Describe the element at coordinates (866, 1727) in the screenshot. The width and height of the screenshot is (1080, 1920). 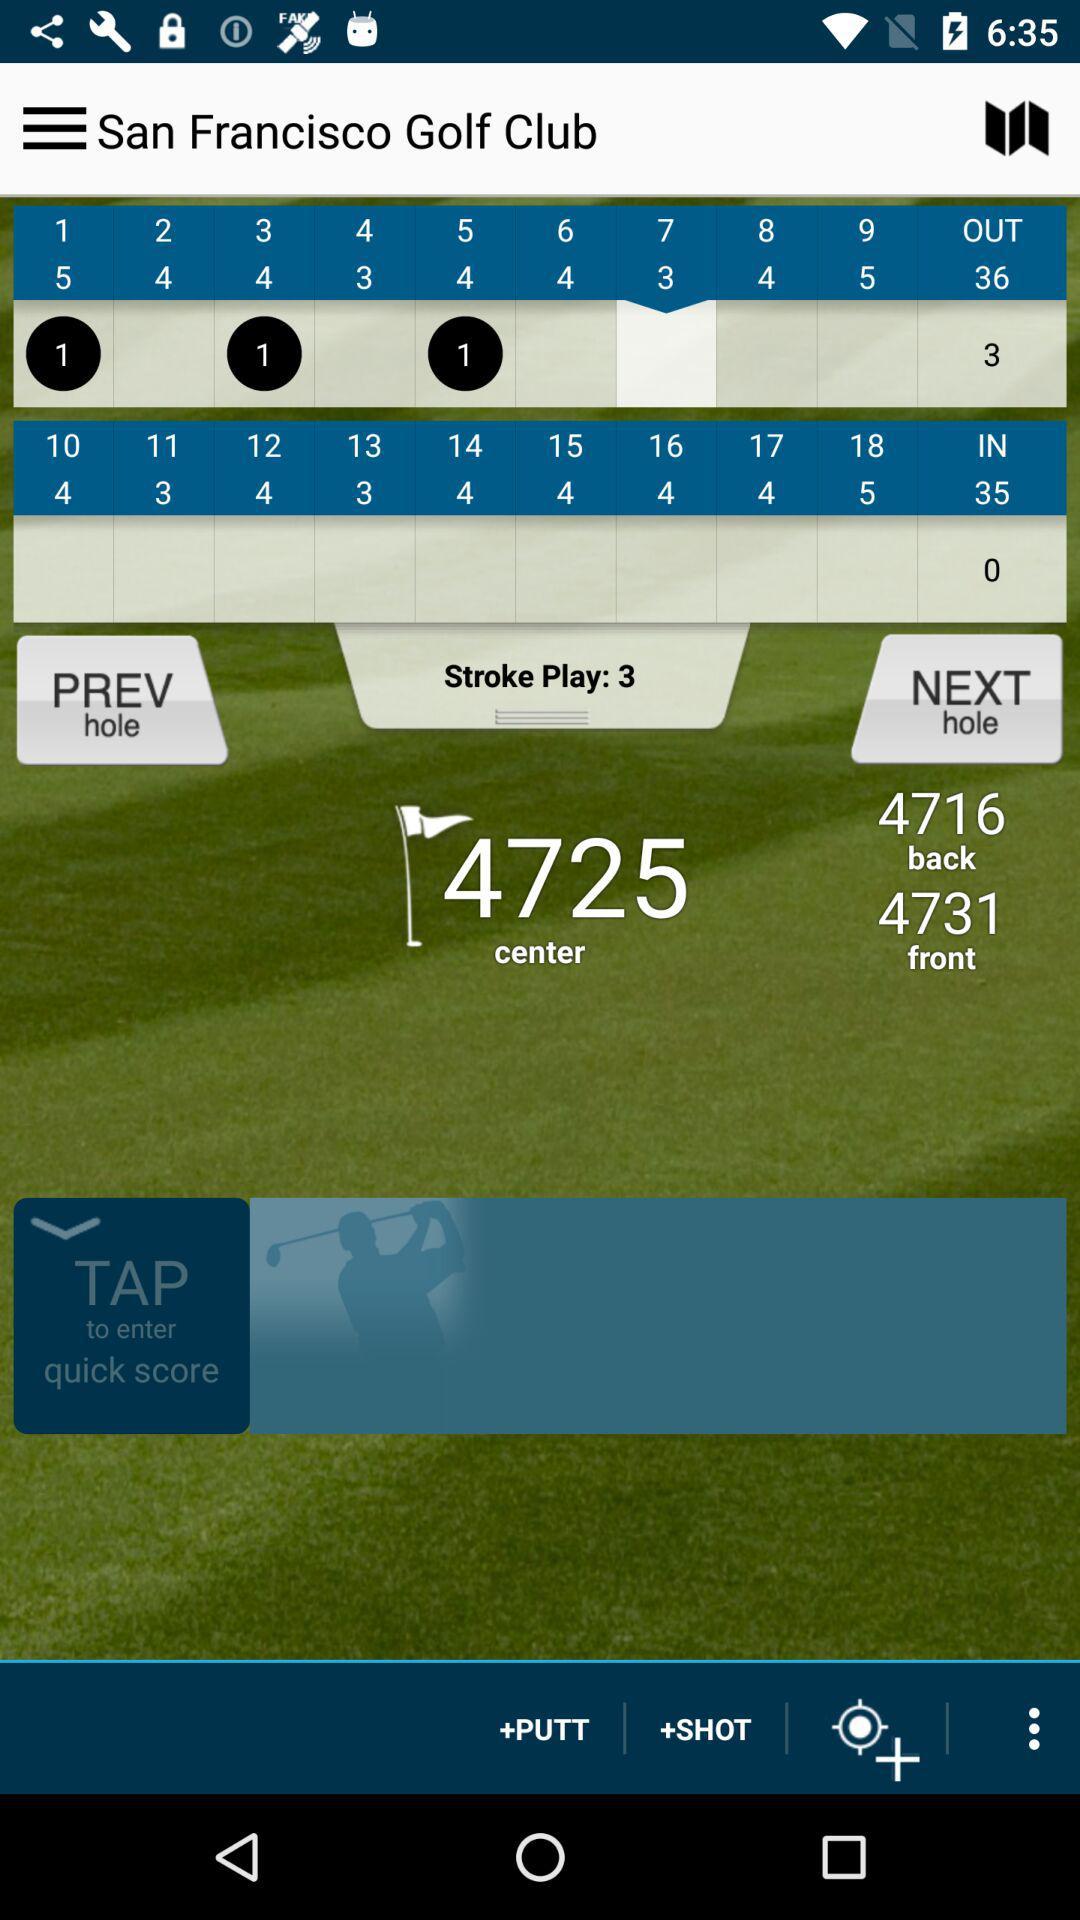
I see `a target for your next play` at that location.